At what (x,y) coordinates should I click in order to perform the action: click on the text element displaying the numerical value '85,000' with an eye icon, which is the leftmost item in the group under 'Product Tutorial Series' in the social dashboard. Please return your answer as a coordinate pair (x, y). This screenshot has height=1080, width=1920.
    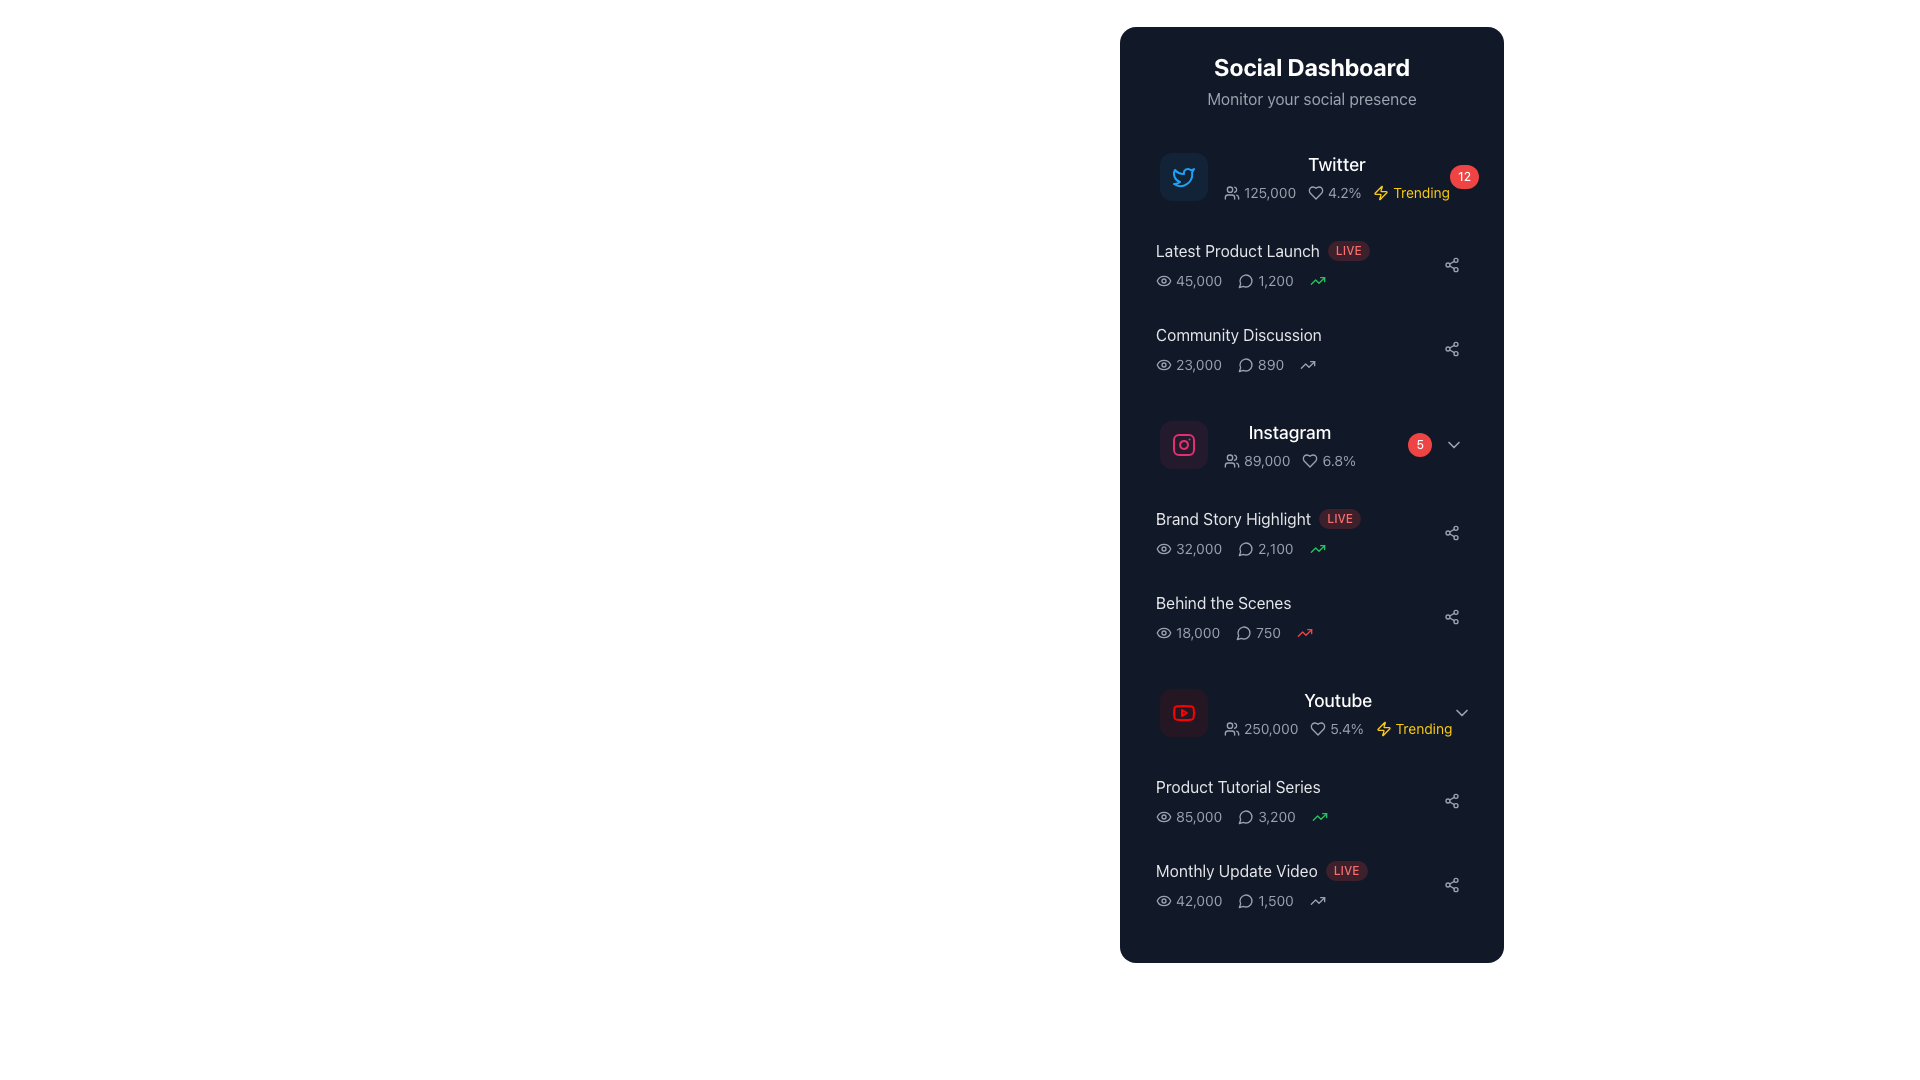
    Looking at the image, I should click on (1189, 817).